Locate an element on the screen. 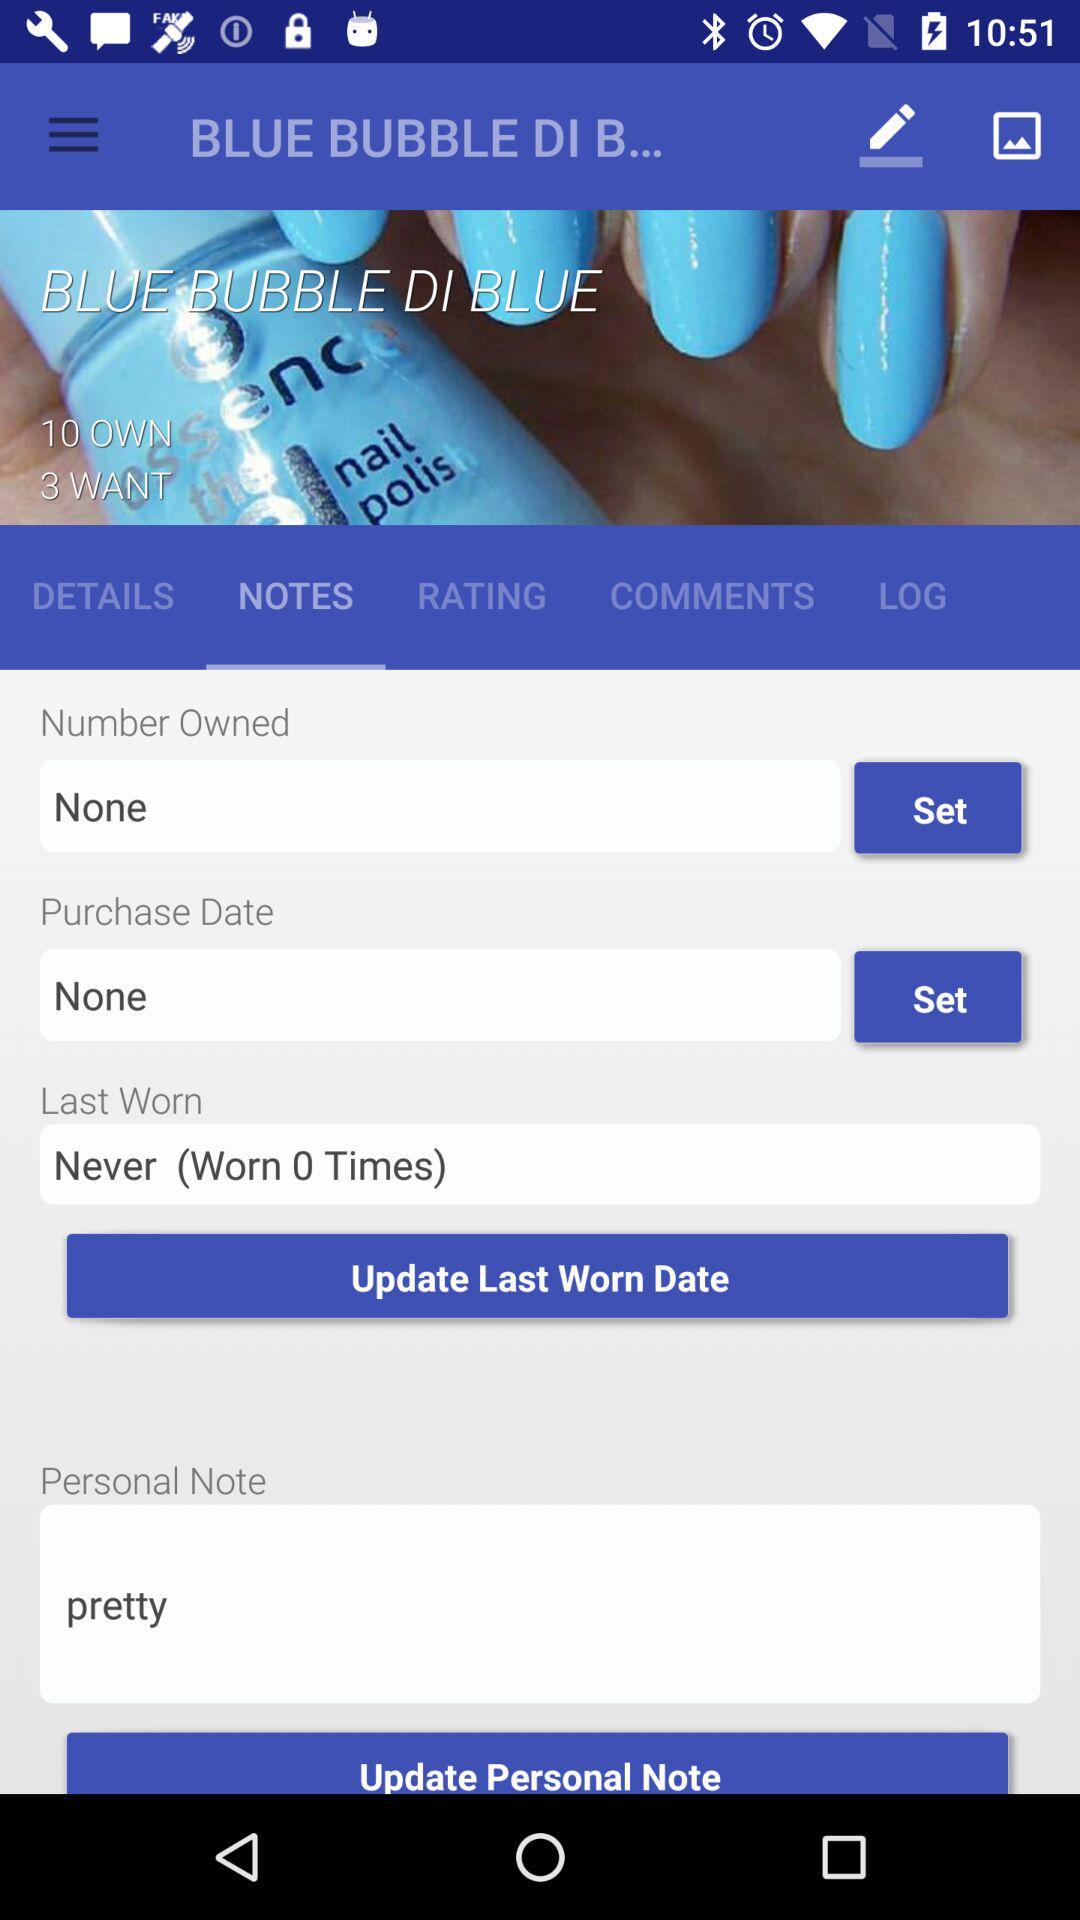  the item to the right of the details is located at coordinates (295, 593).